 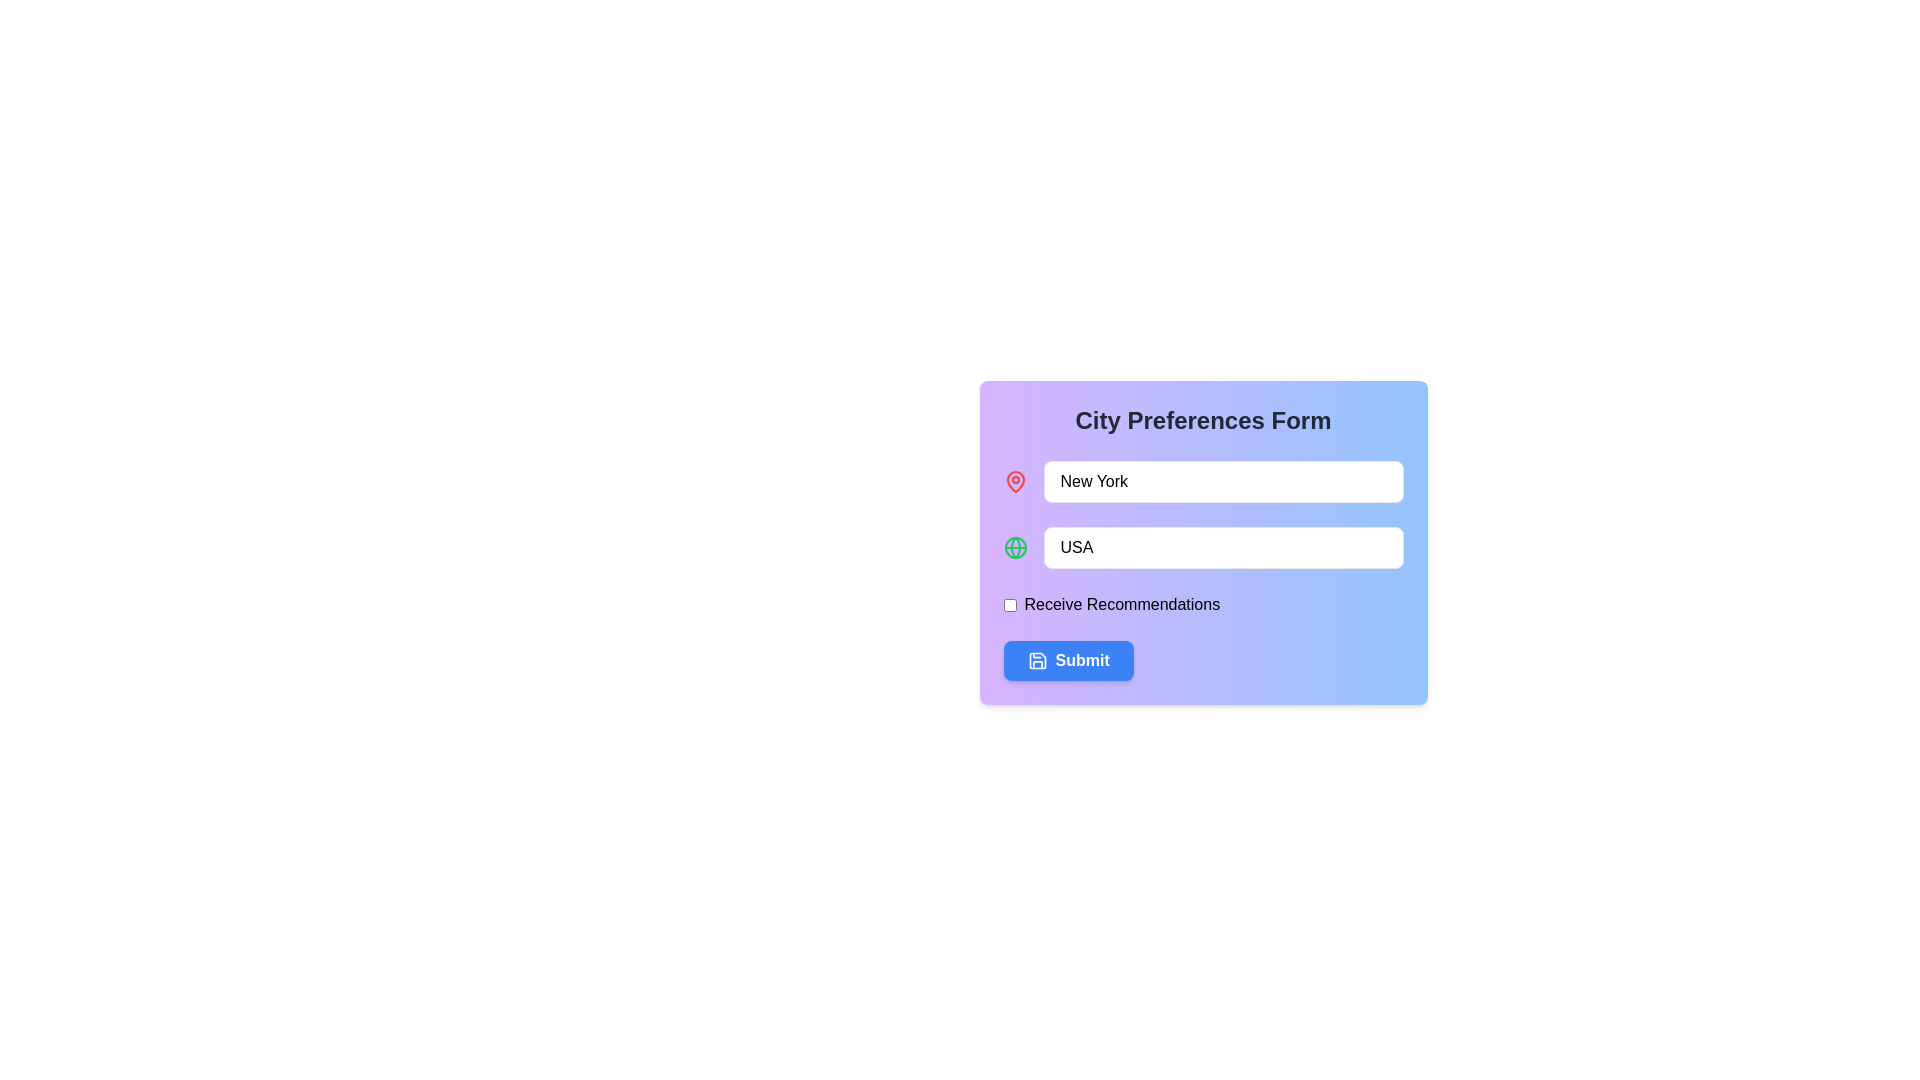 What do you see at coordinates (1122, 604) in the screenshot?
I see `the descriptive label for the checkbox that allows users to understand the purpose of selecting or deselecting the checkbox to receive recommendations, located below the second input field and above the 'Submit' button` at bounding box center [1122, 604].